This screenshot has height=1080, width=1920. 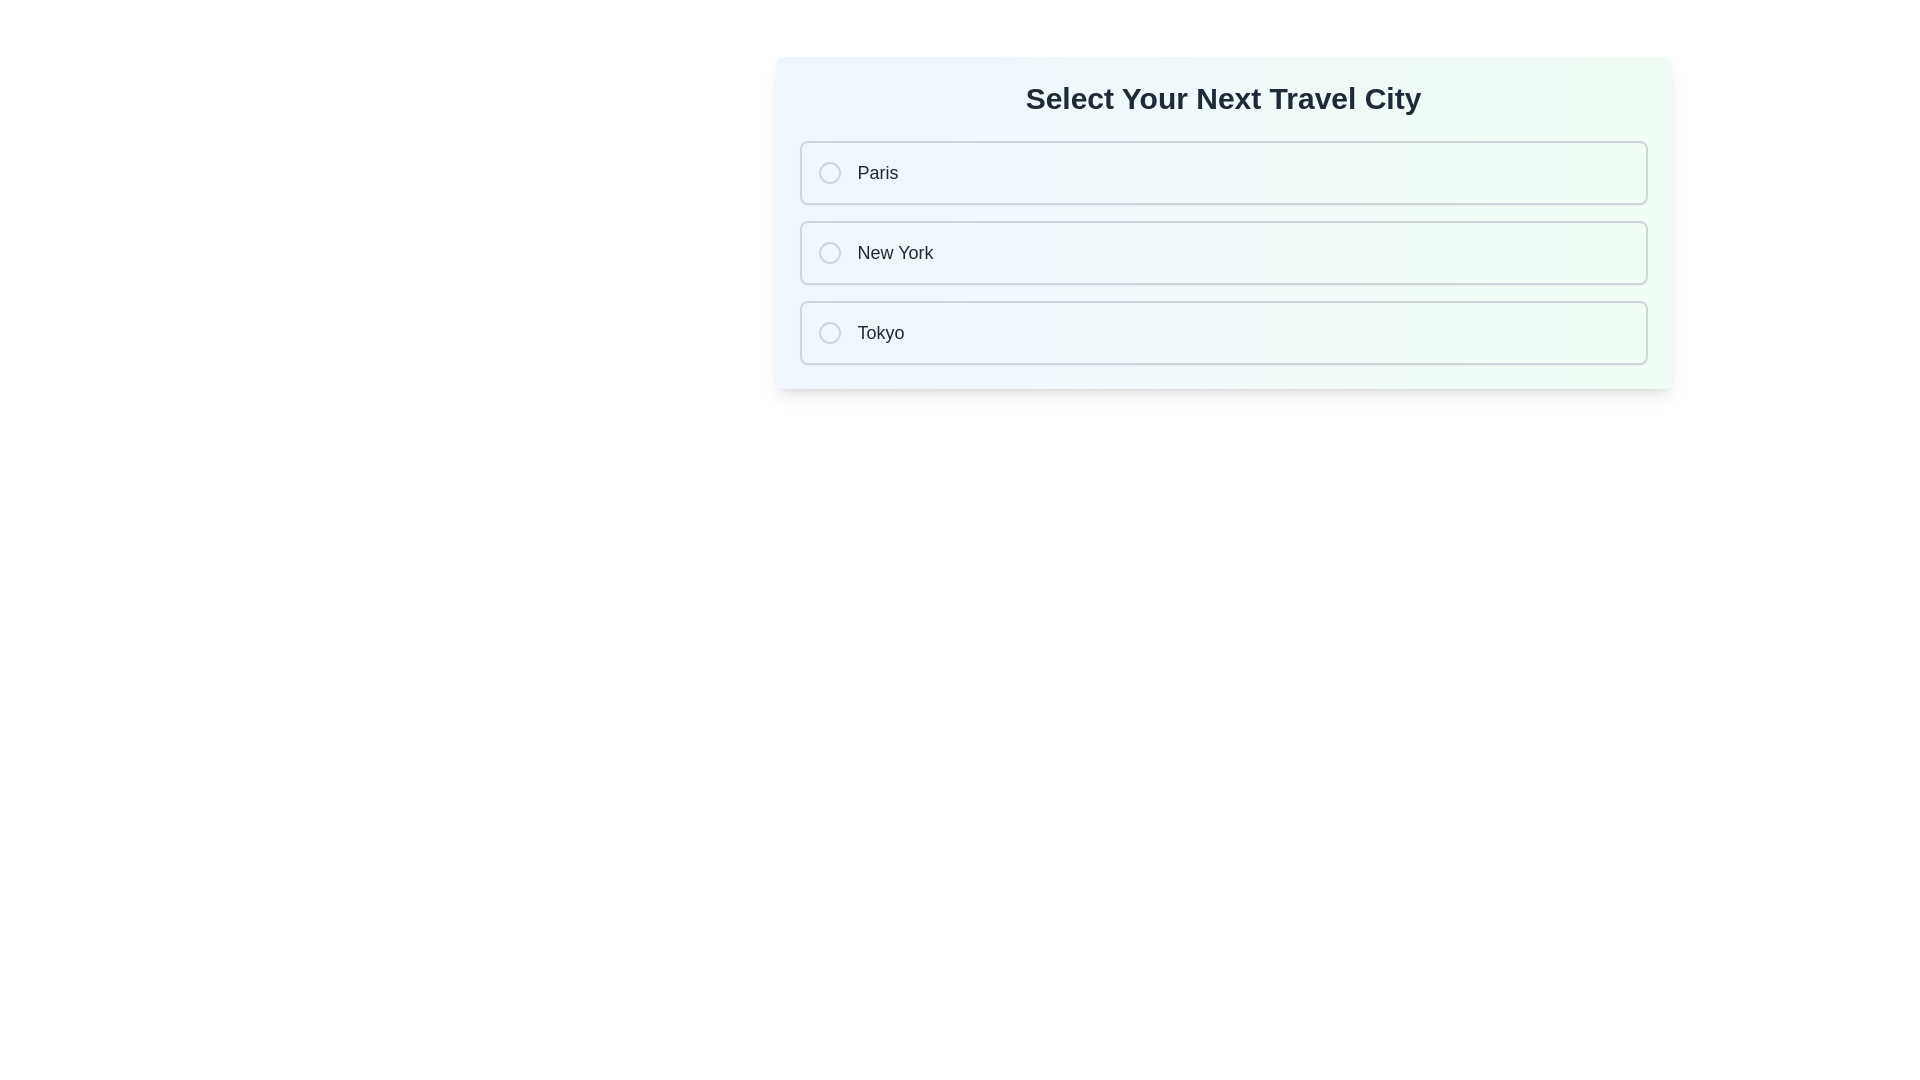 I want to click on the radio button for the 'New York' option, which is the second item in the vertical list, so click(x=829, y=252).